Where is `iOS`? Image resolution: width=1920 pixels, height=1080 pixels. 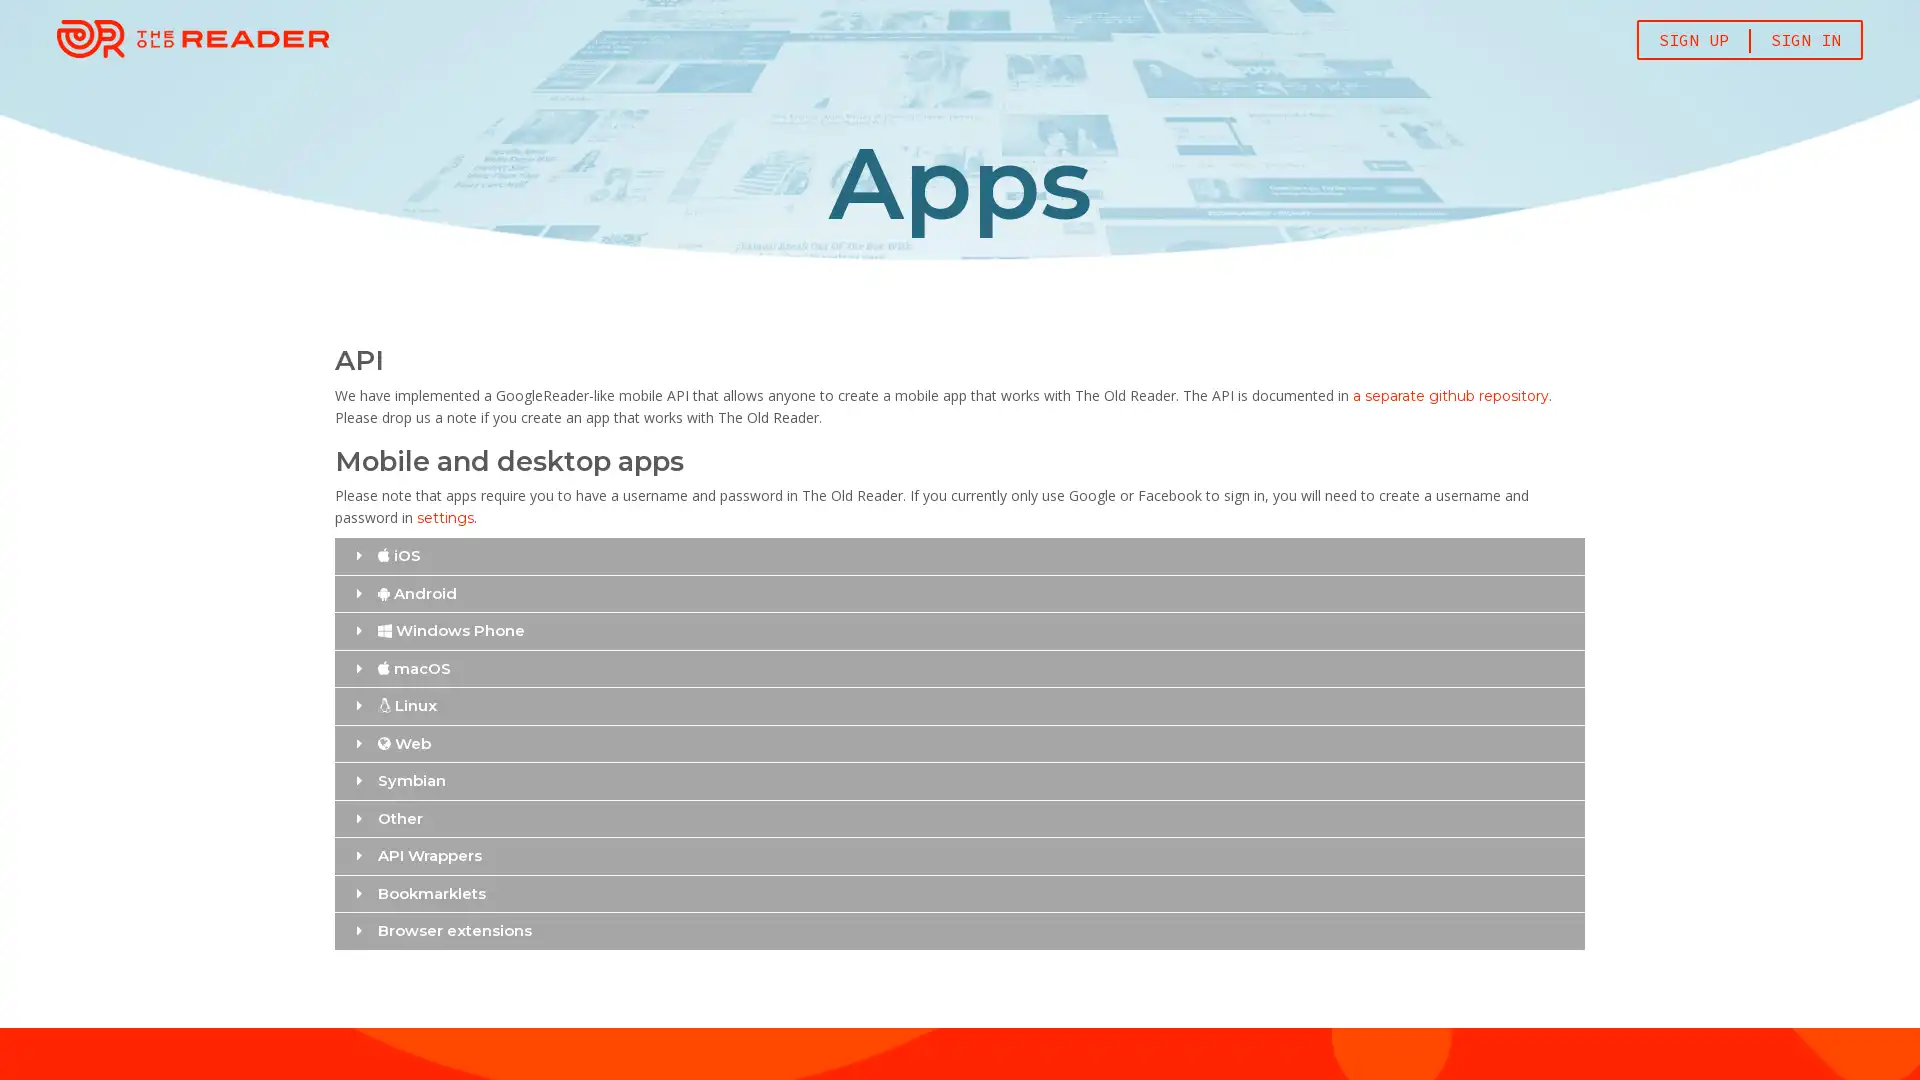 iOS is located at coordinates (958, 555).